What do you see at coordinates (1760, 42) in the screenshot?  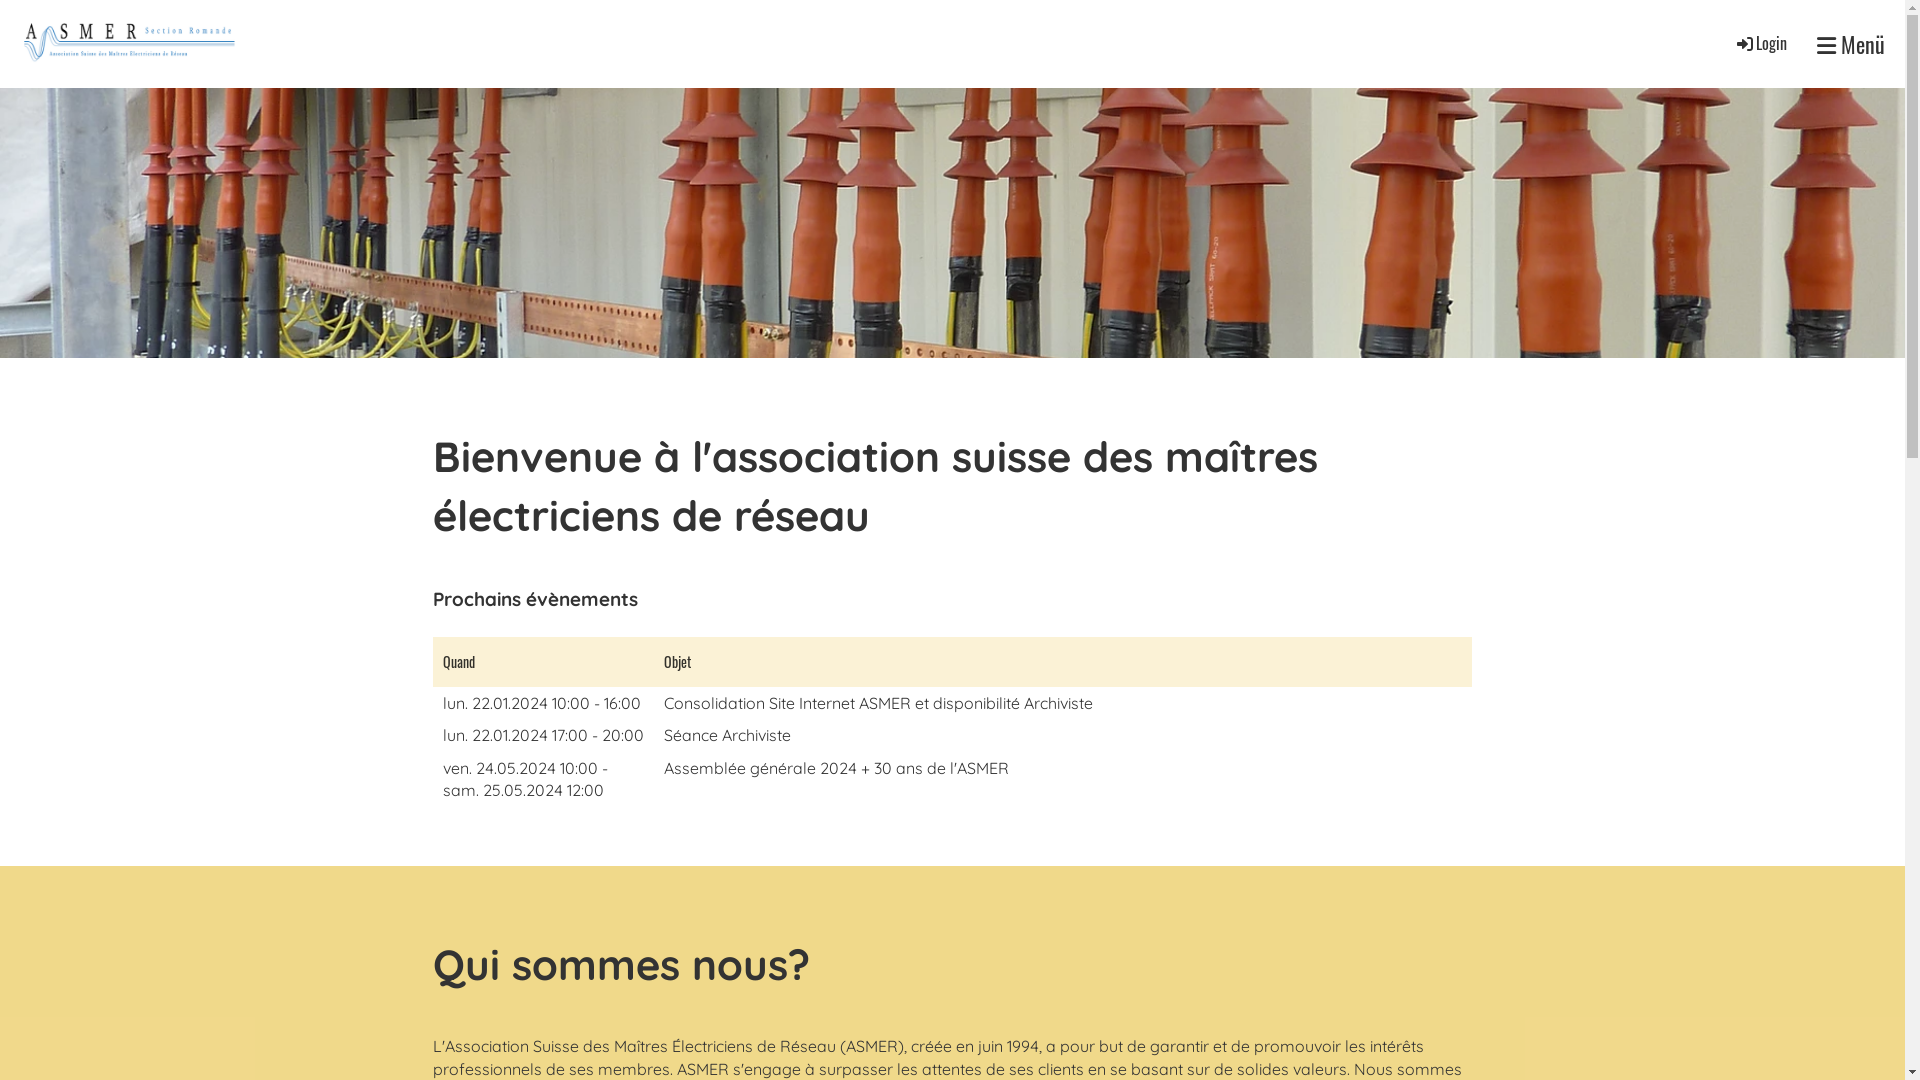 I see `'Login'` at bounding box center [1760, 42].